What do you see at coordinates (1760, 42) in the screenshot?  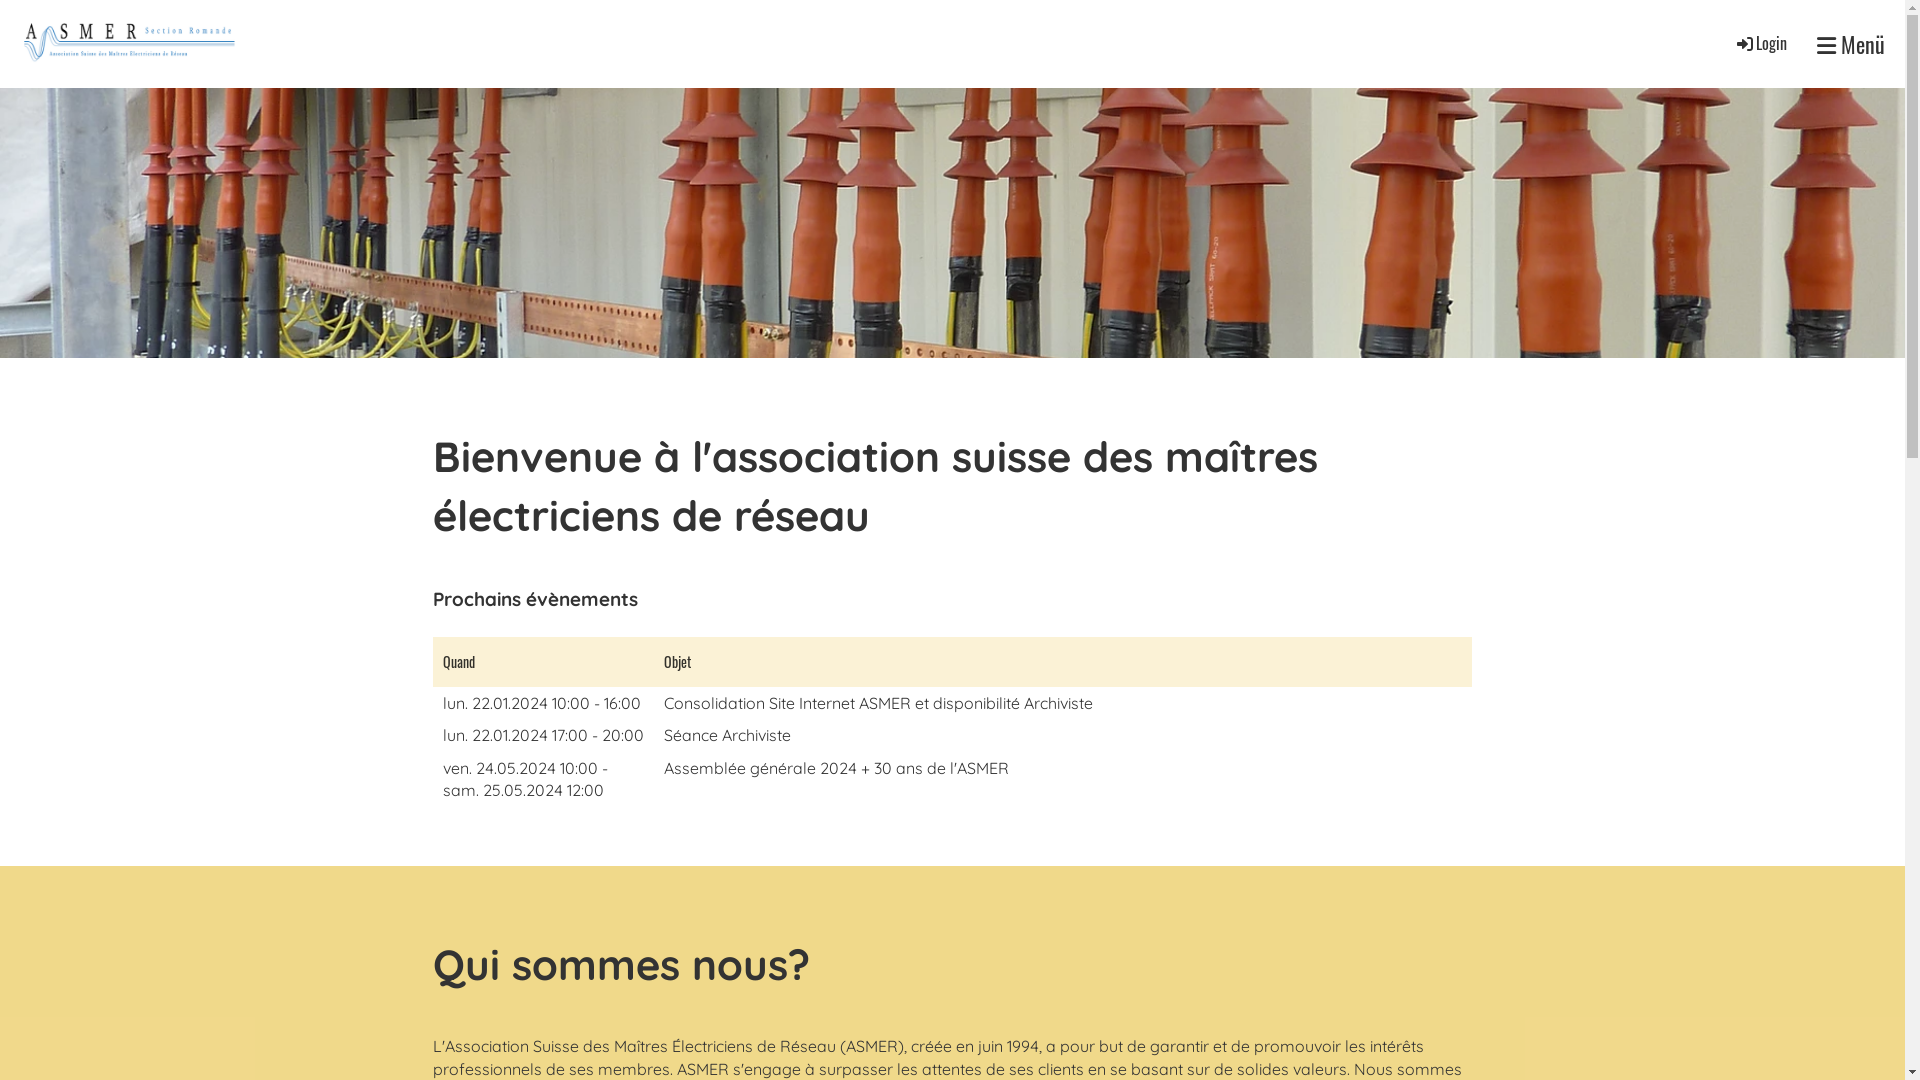 I see `'Login'` at bounding box center [1760, 42].